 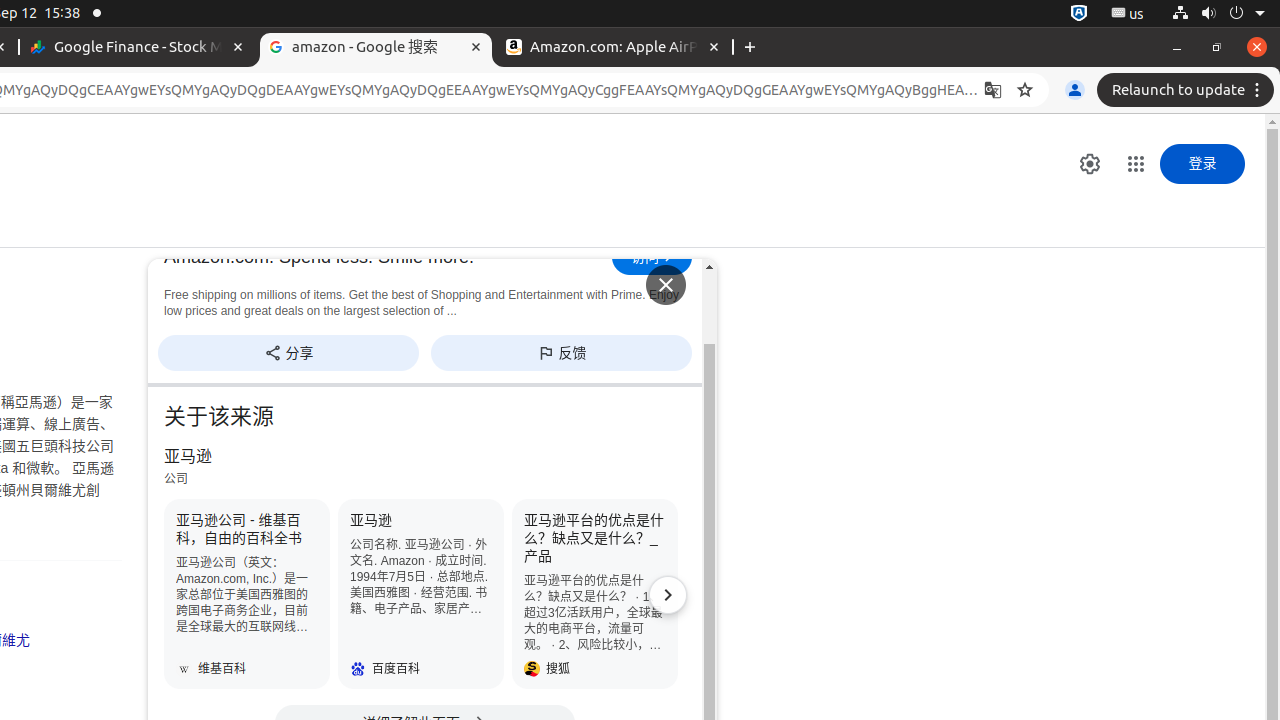 What do you see at coordinates (1188, 90) in the screenshot?
I see `'Relaunch to update'` at bounding box center [1188, 90].